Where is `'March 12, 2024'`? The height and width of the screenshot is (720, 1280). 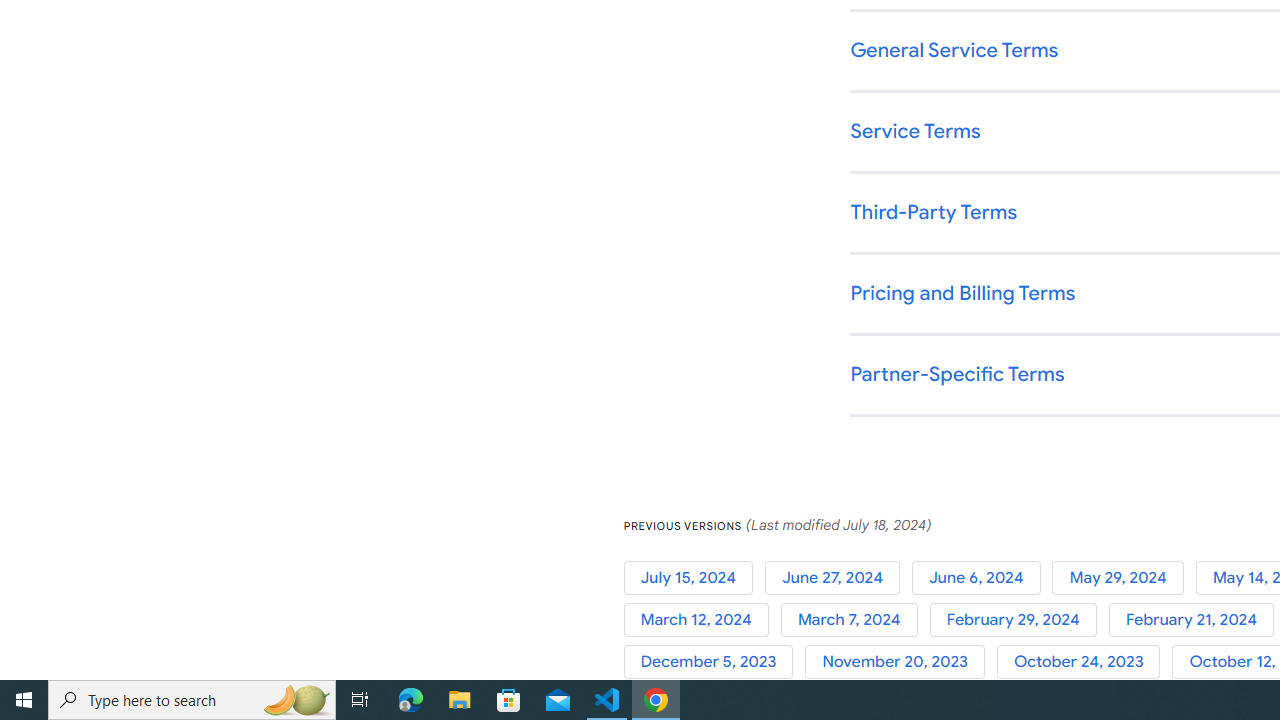
'March 12, 2024' is located at coordinates (702, 619).